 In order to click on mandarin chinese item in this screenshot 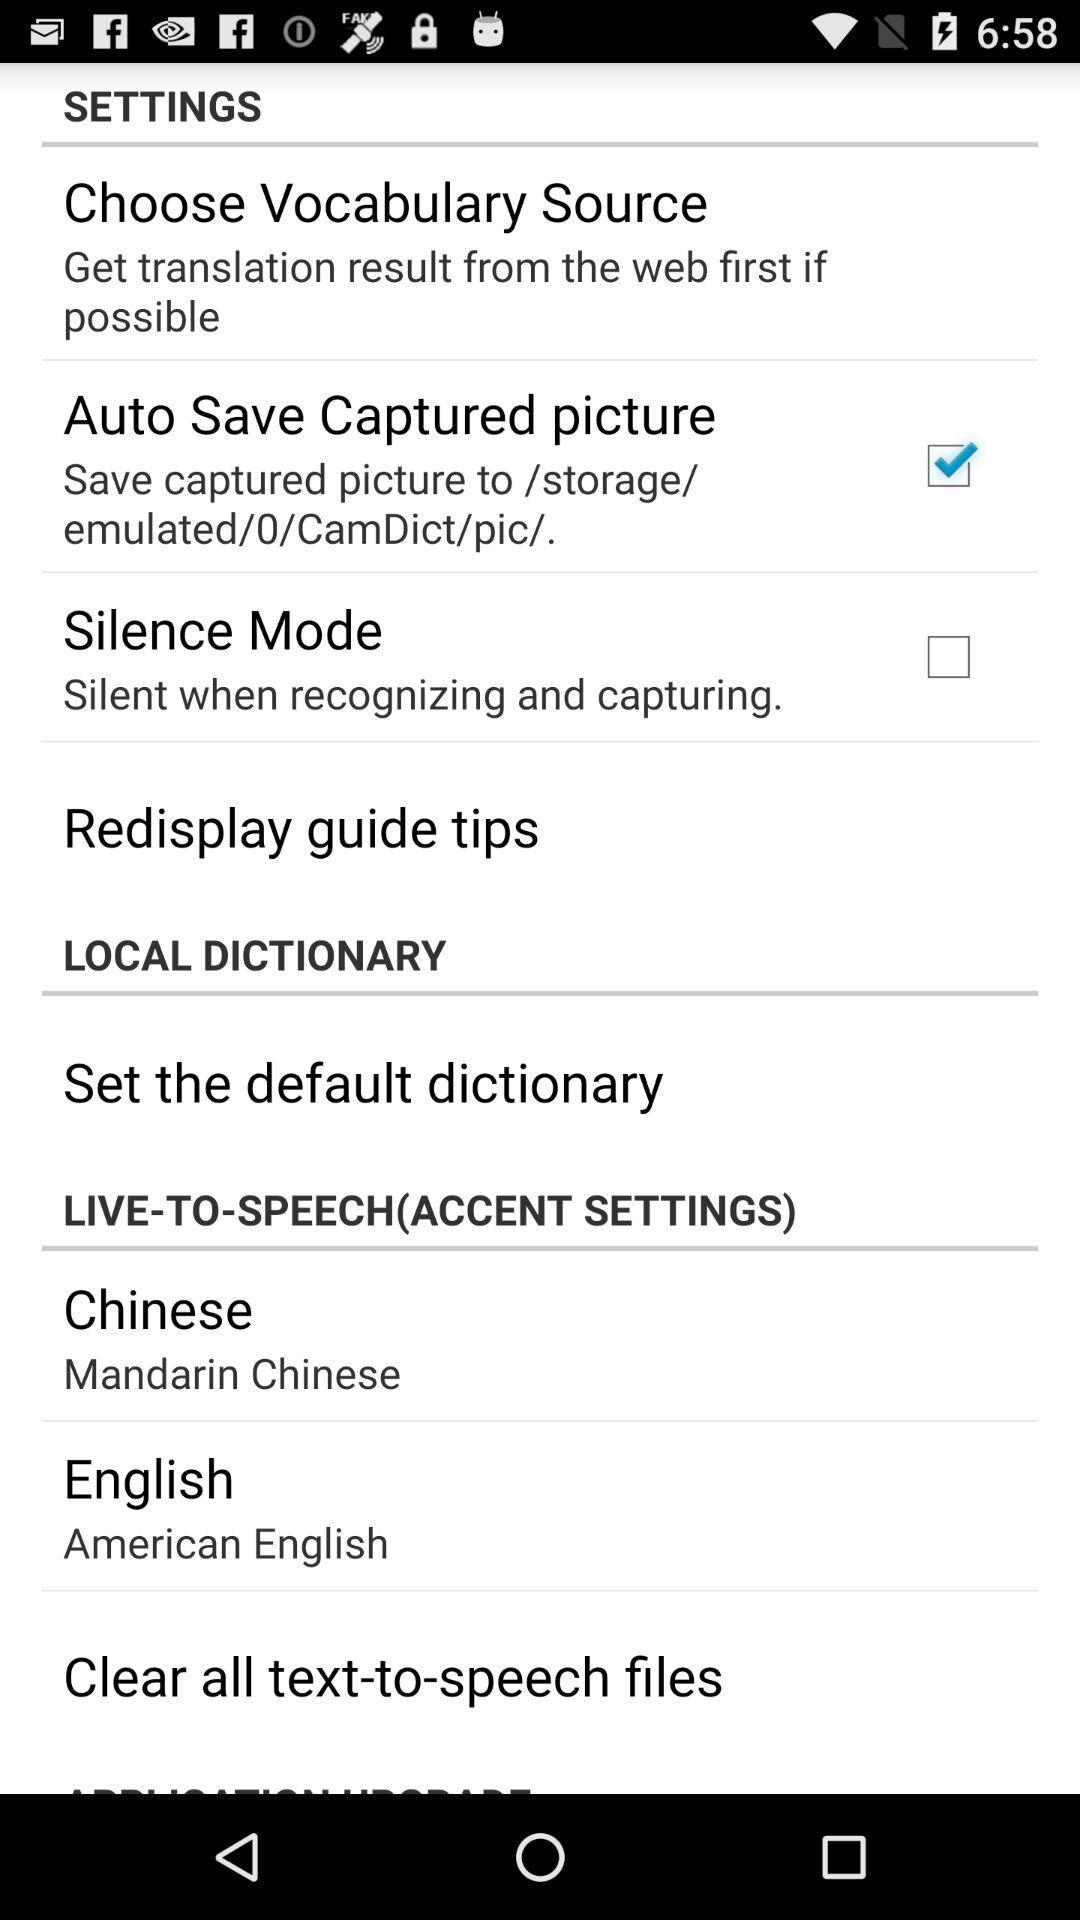, I will do `click(231, 1371)`.